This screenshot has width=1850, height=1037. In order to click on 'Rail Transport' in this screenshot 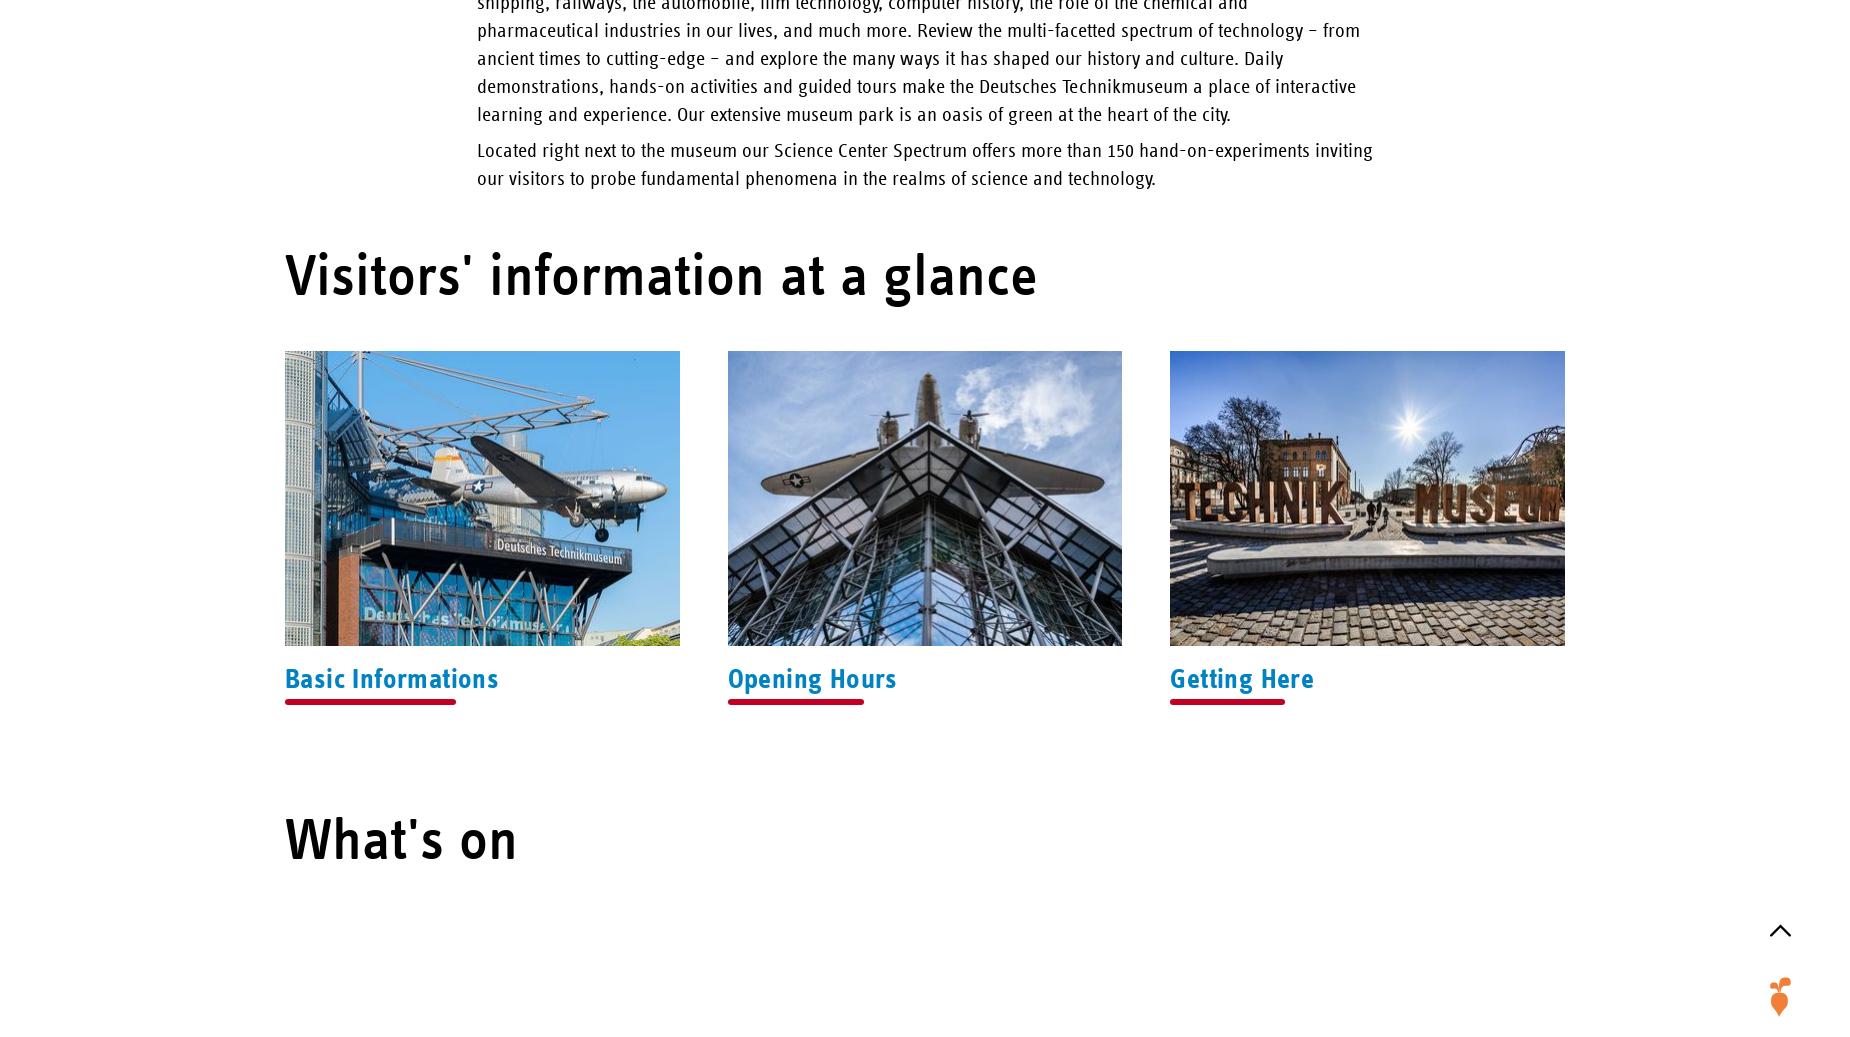, I will do `click(1780, 405)`.